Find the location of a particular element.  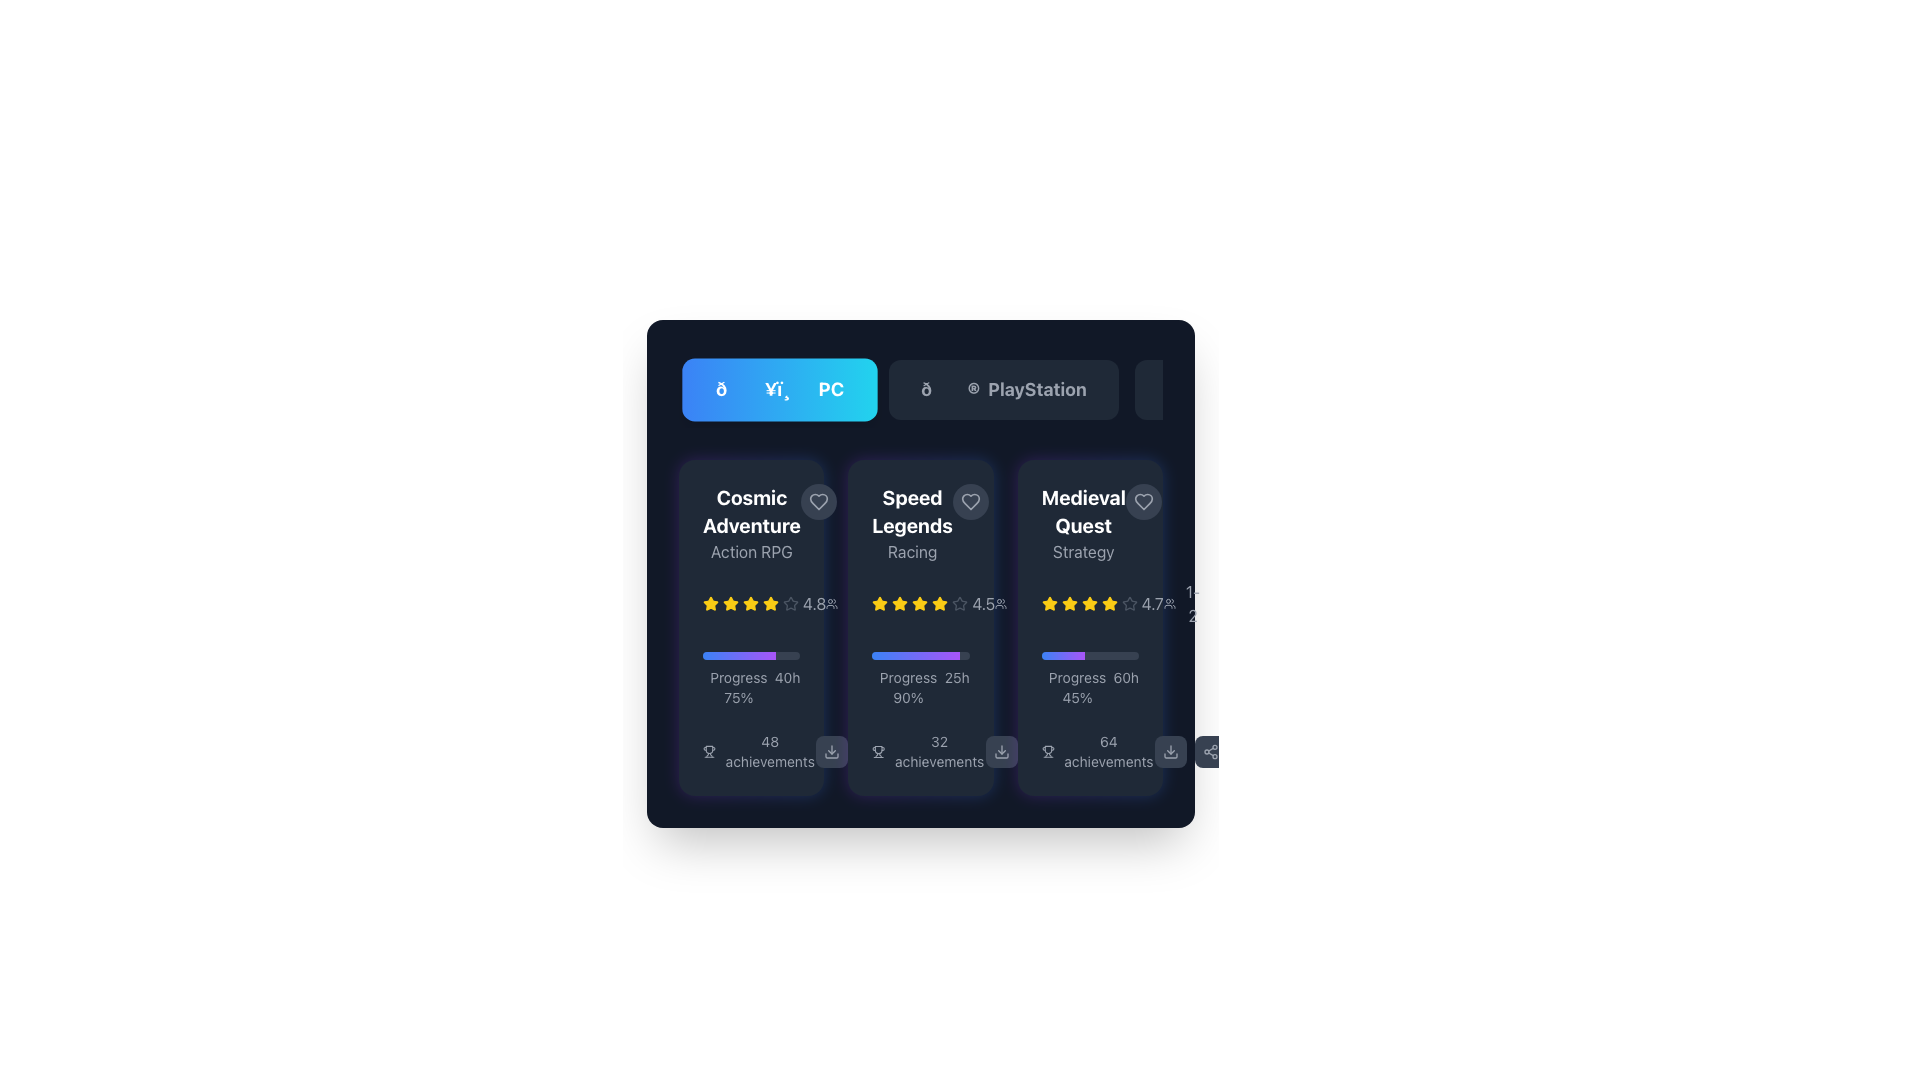

the trophy icon in the interactive buttons section beneath the 'Speed Legends' game card is located at coordinates (1021, 752).